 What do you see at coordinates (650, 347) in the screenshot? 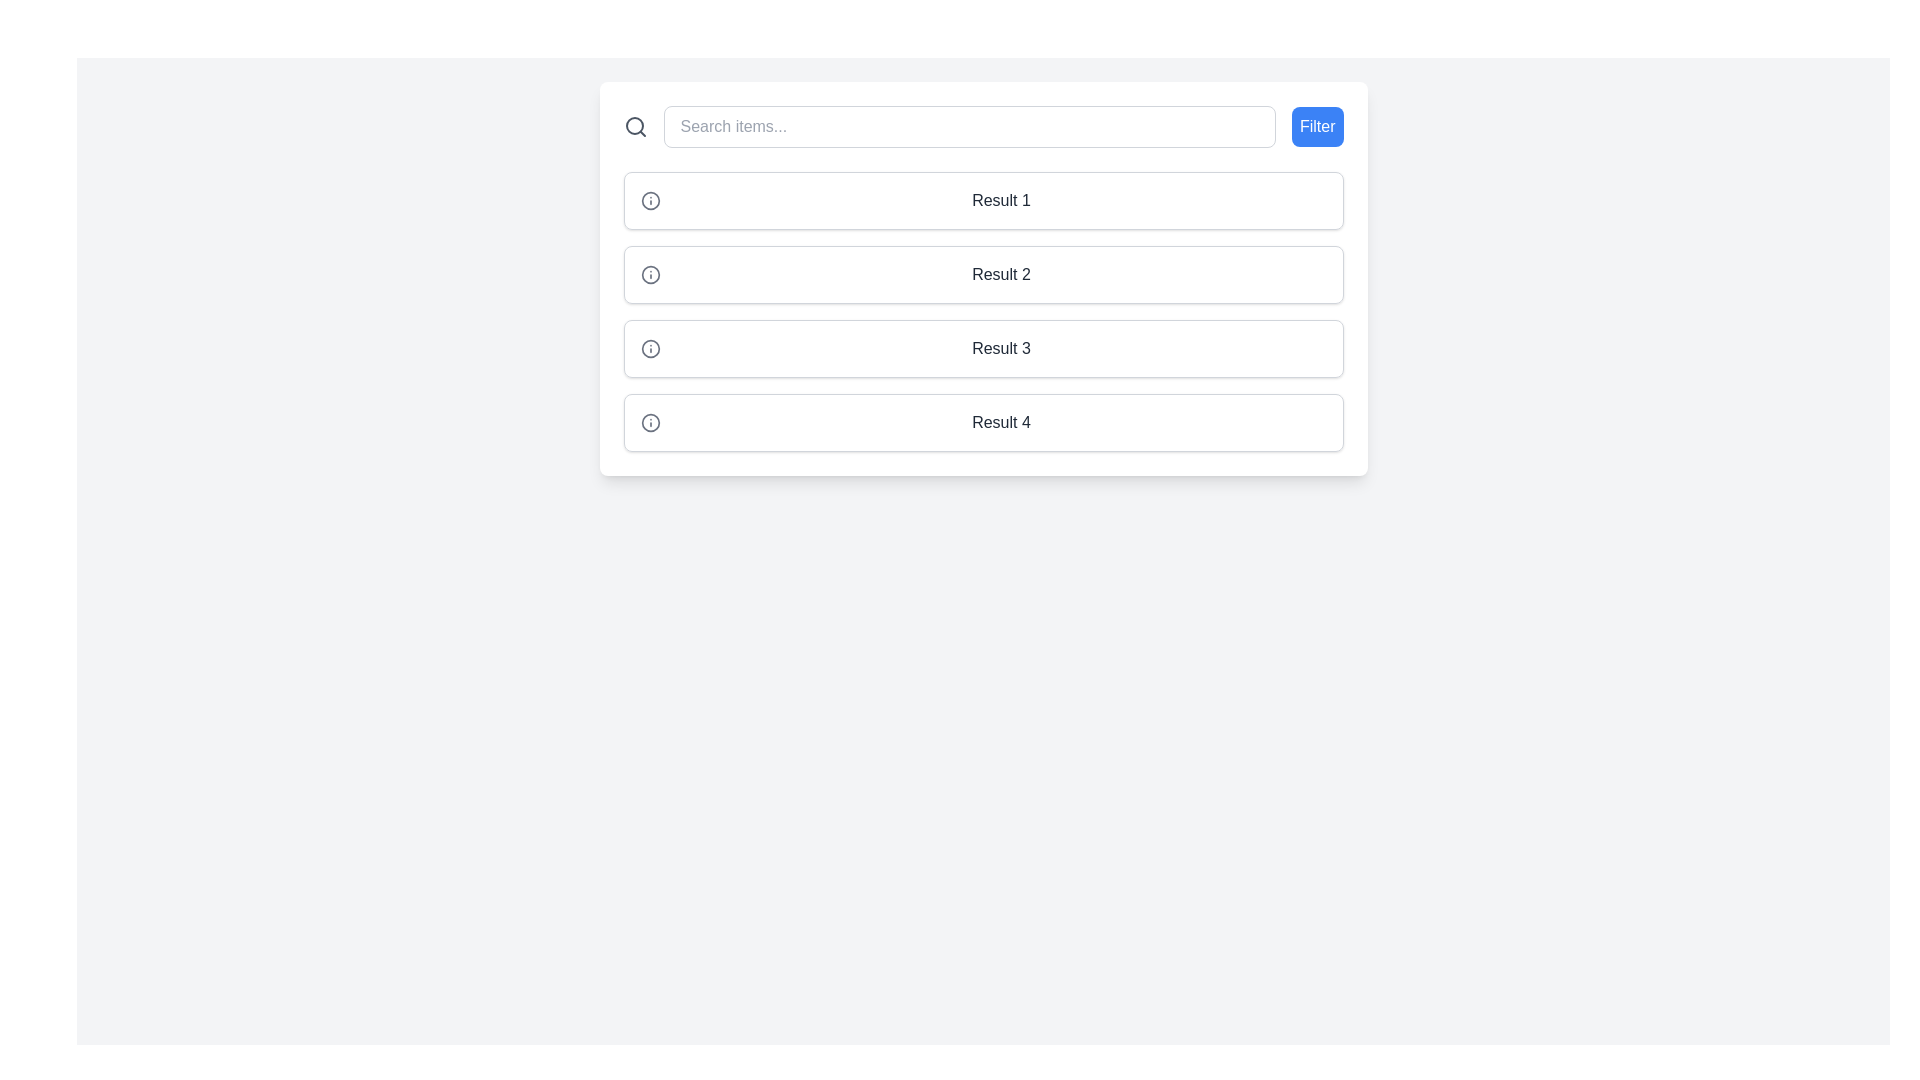
I see `the SVG circle that is part of the information icon associated with 'Result 3', located in the third row of a vertically stacked list of results` at bounding box center [650, 347].